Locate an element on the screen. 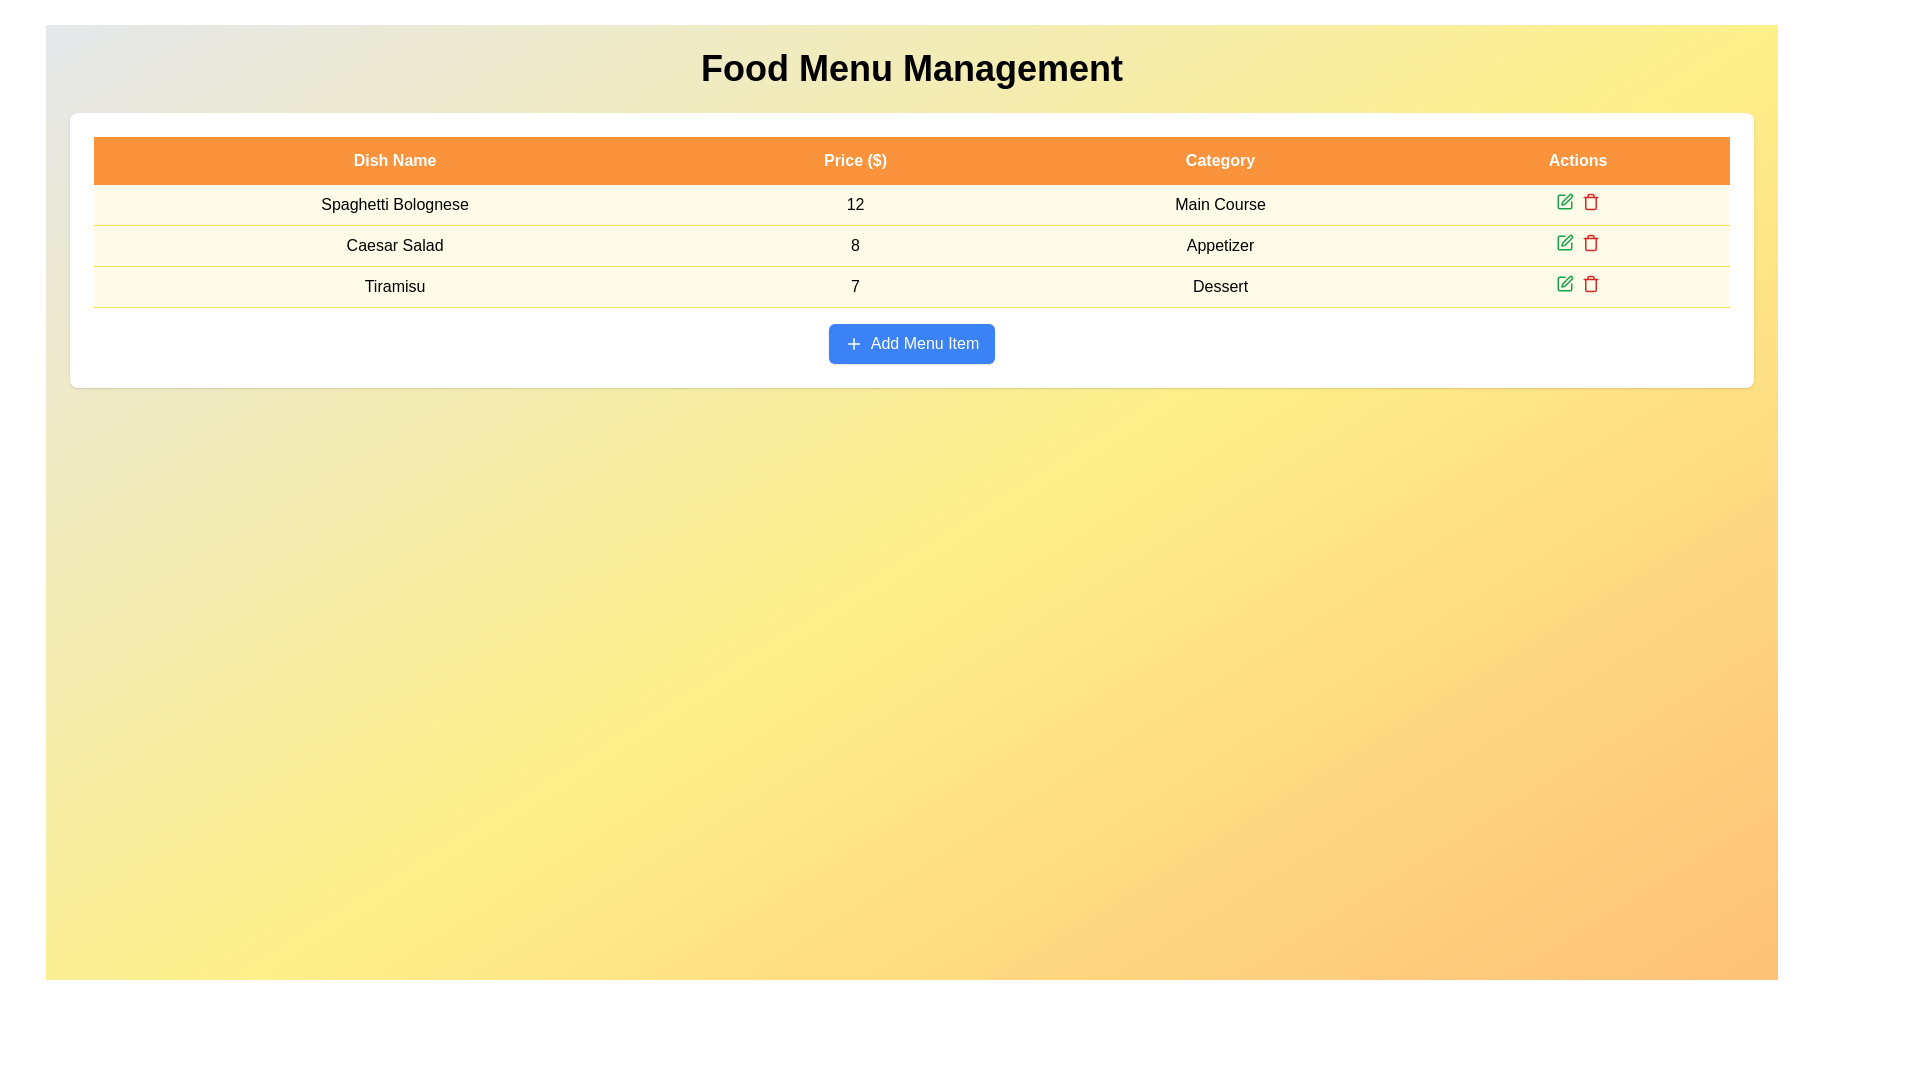 This screenshot has height=1080, width=1920. the static text label displaying 'Main Course' which is centrally aligned in the third column under the 'Category' heading of the first data row in the table is located at coordinates (1219, 205).